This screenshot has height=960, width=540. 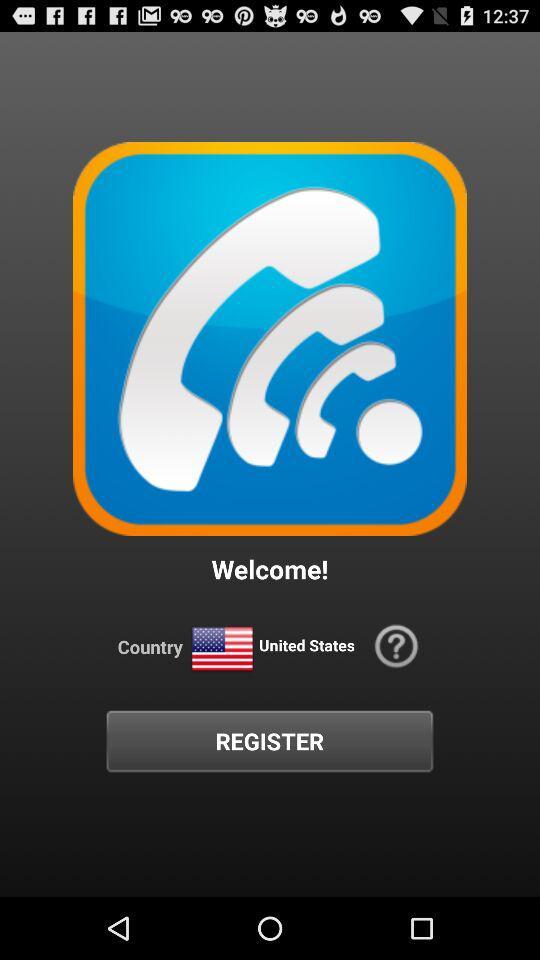 What do you see at coordinates (396, 645) in the screenshot?
I see `the button above the register icon` at bounding box center [396, 645].